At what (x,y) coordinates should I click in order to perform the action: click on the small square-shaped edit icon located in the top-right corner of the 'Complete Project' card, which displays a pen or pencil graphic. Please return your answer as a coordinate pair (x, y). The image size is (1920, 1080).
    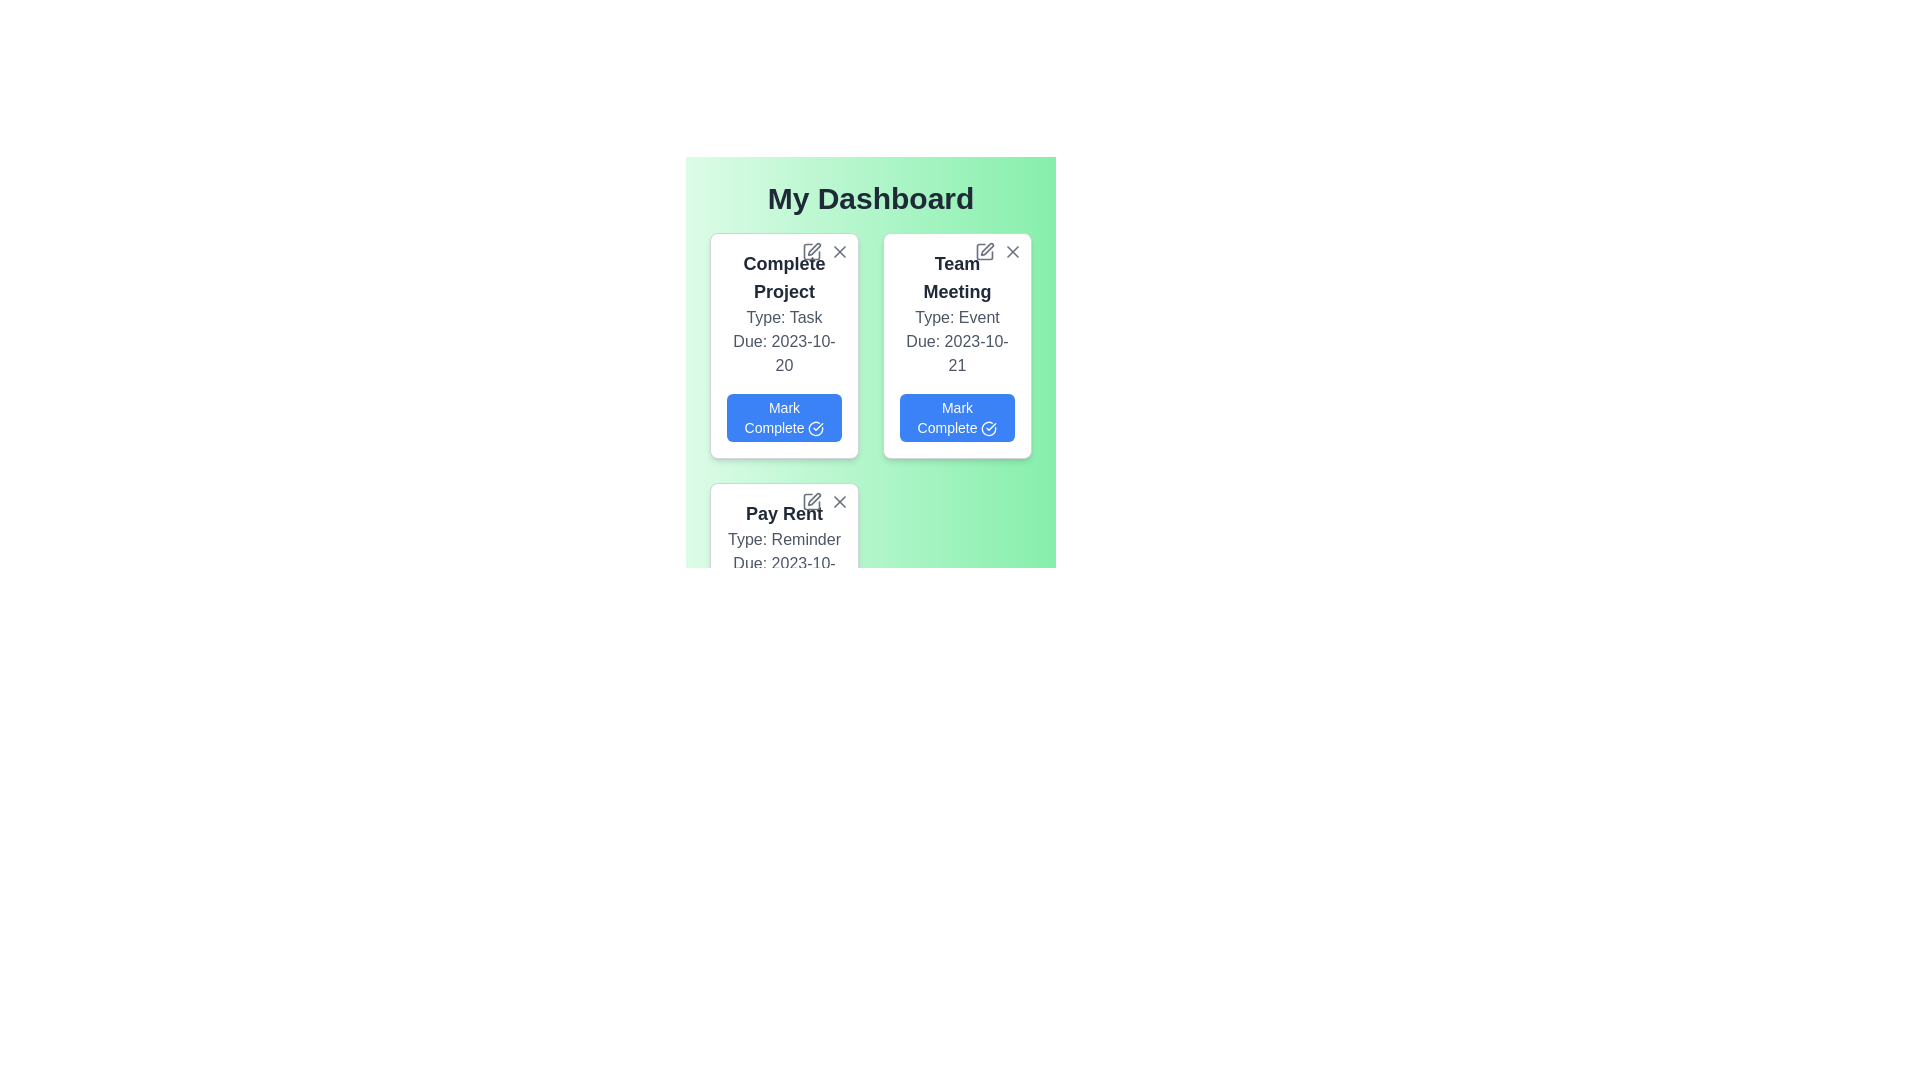
    Looking at the image, I should click on (811, 250).